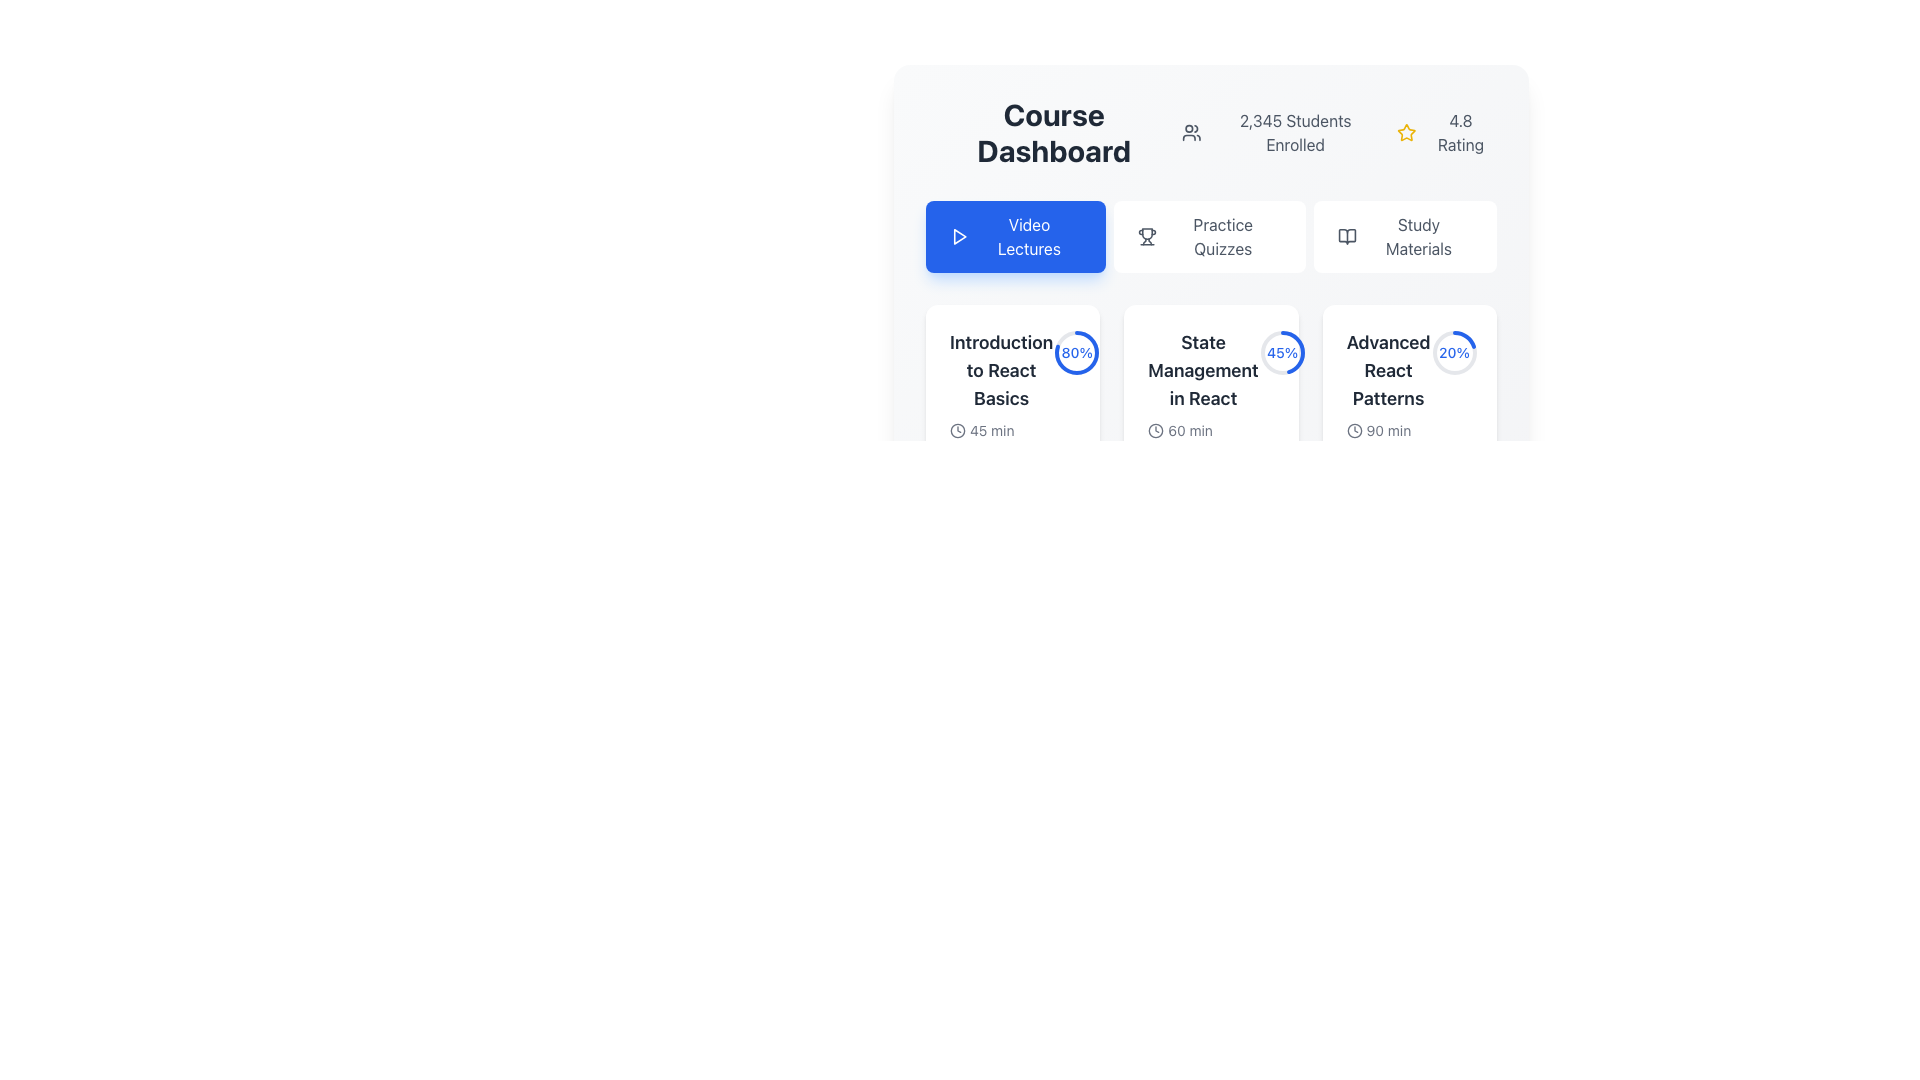 The width and height of the screenshot is (1920, 1080). Describe the element at coordinates (1354, 430) in the screenshot. I see `the time icon located to the left of the '90 min' text in the third card under the 'Advanced React Patterns' section` at that location.